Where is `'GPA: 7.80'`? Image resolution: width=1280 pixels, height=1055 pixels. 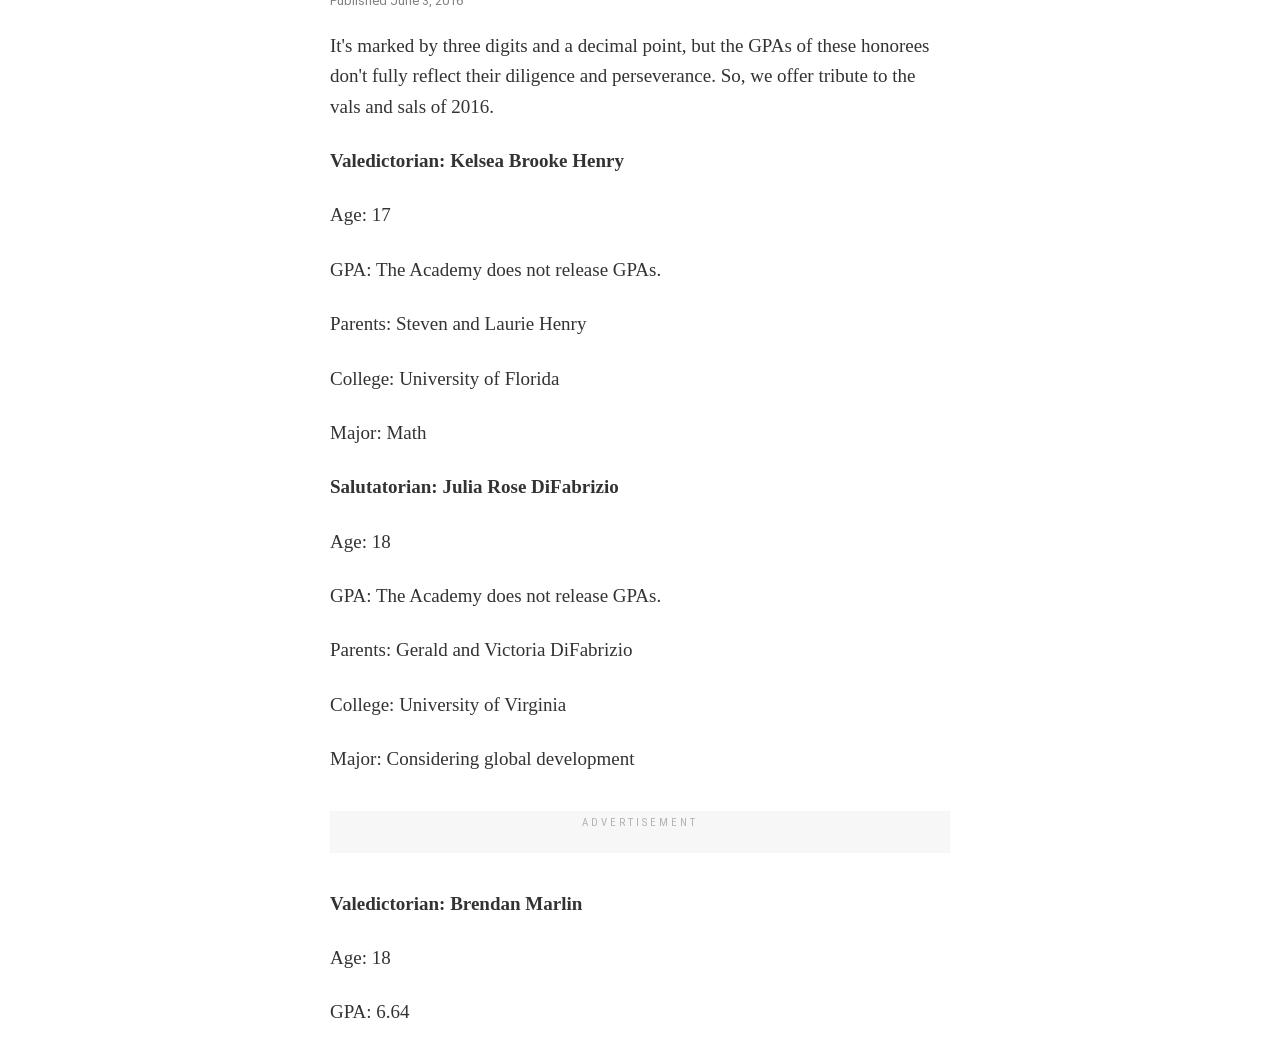
'GPA: 7.80' is located at coordinates (369, 224).